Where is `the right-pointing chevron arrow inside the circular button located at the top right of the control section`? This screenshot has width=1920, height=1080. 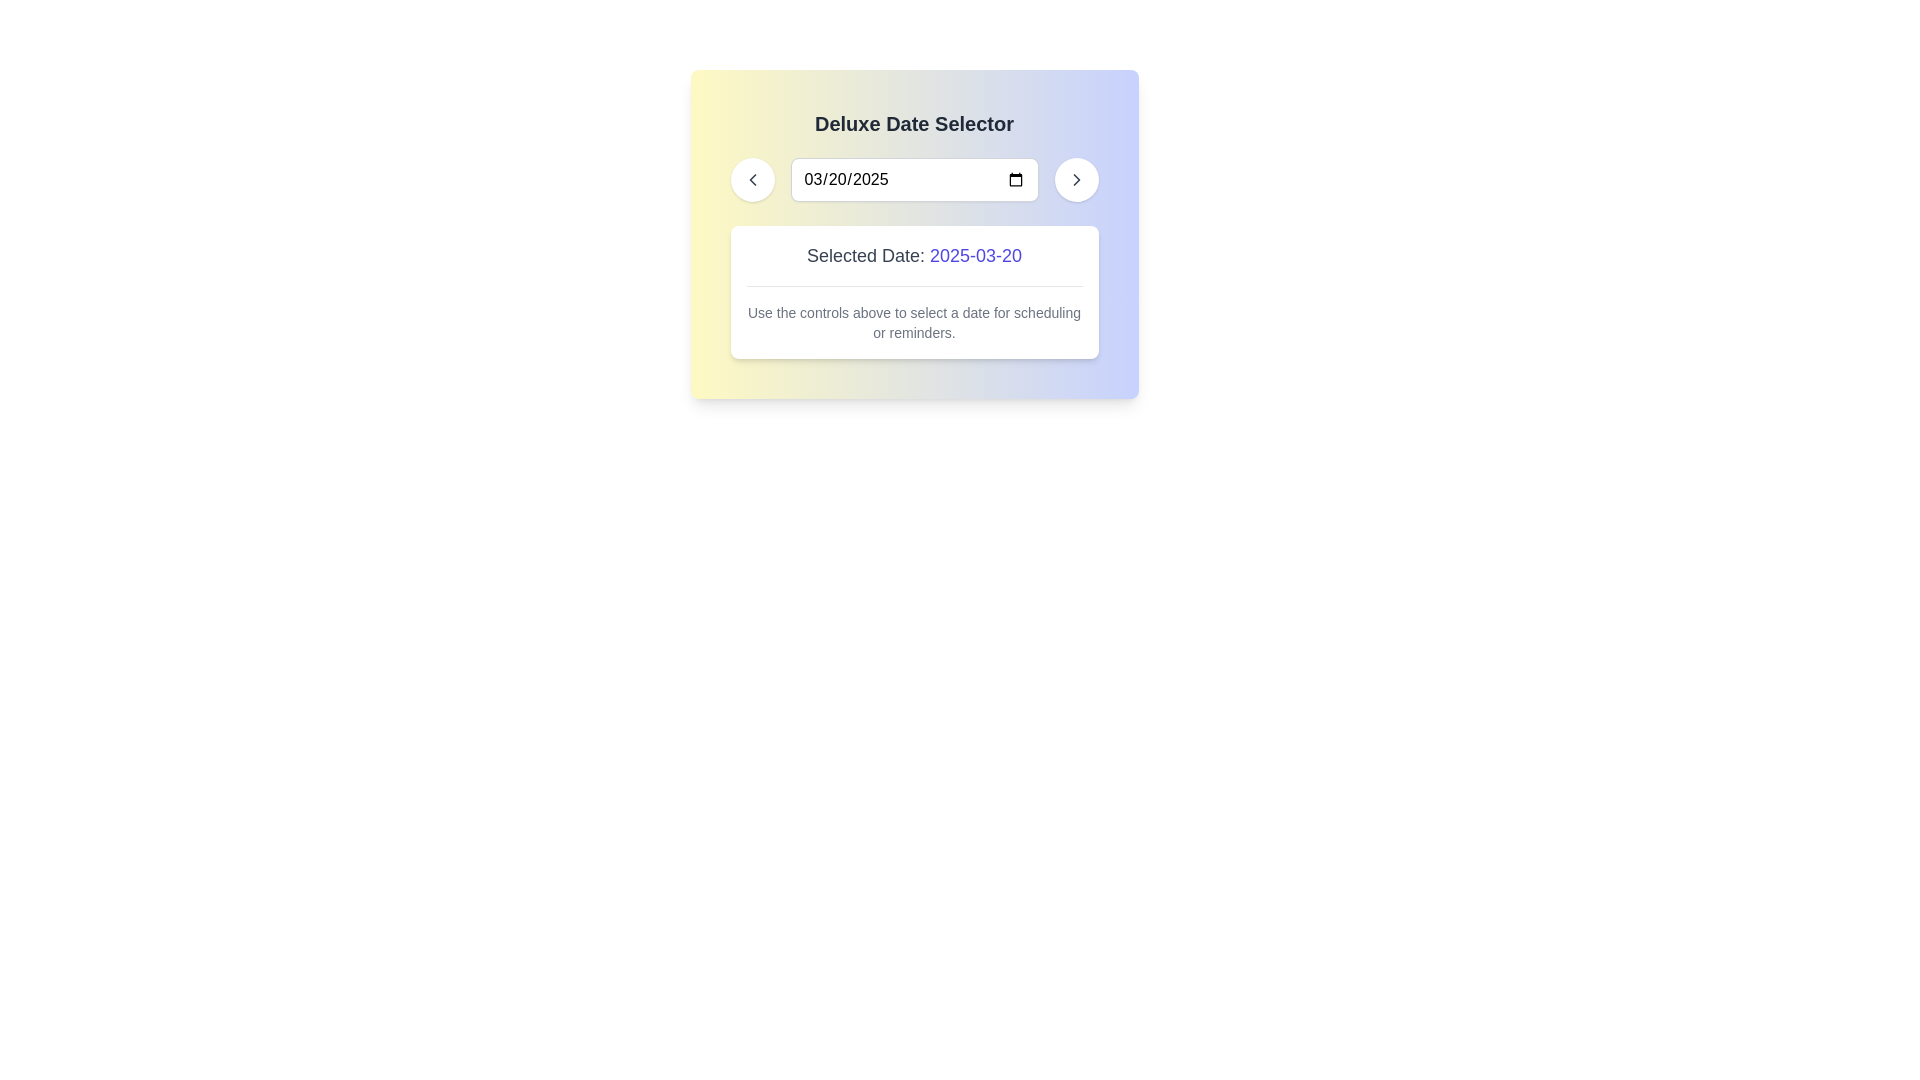 the right-pointing chevron arrow inside the circular button located at the top right of the control section is located at coordinates (1075, 180).